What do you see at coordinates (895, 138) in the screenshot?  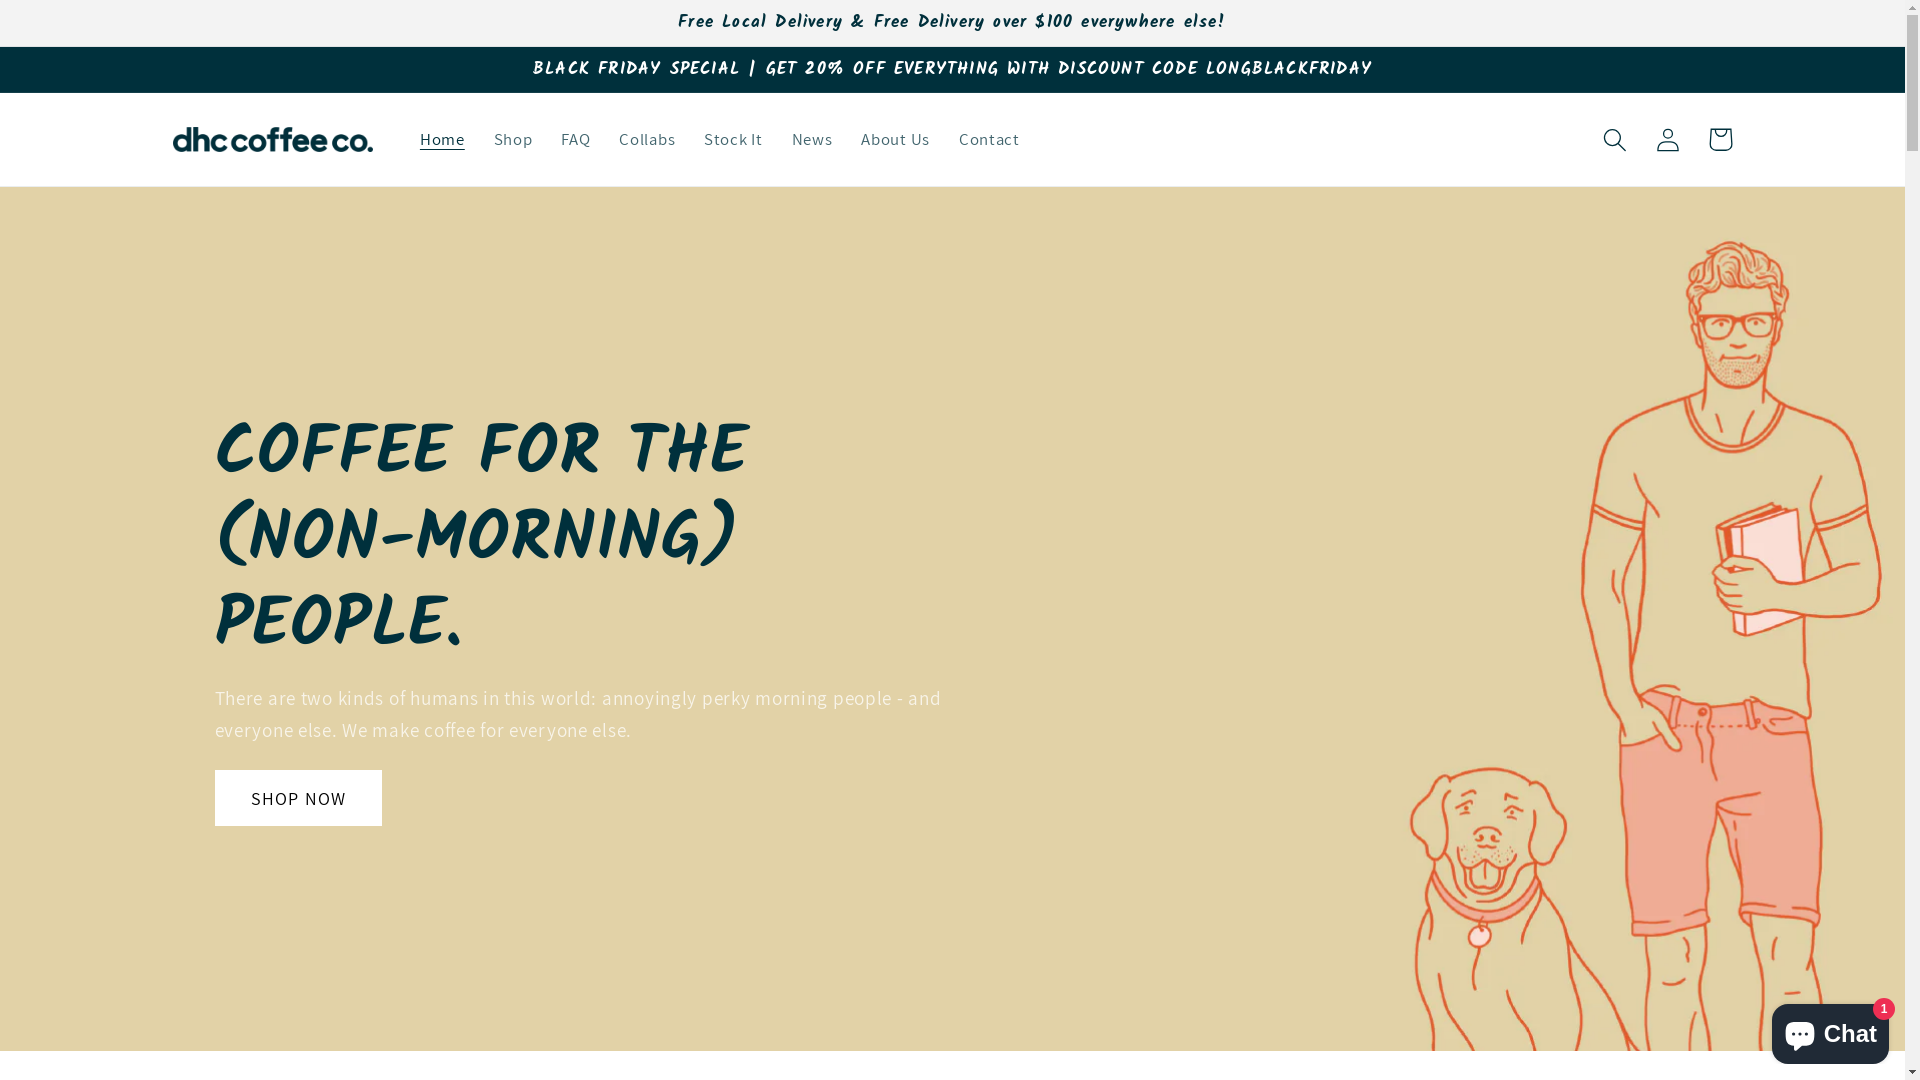 I see `'About Us'` at bounding box center [895, 138].